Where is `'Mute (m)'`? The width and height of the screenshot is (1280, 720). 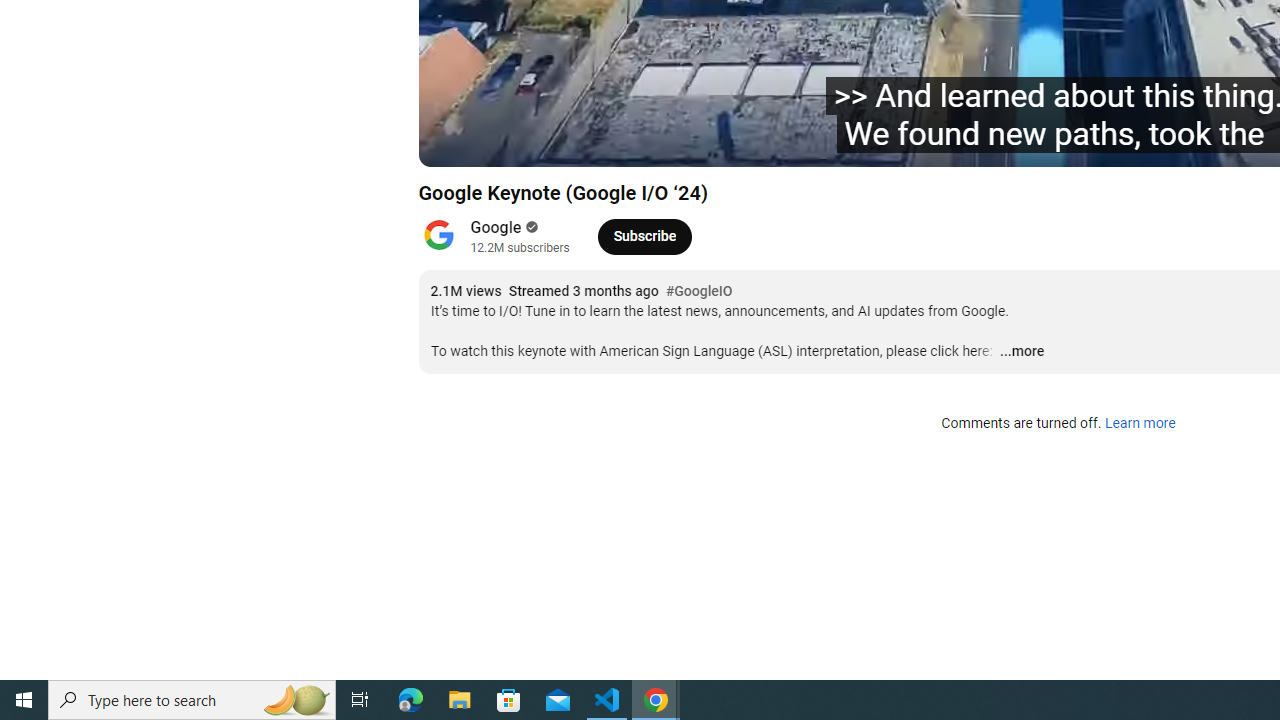 'Mute (m)' is located at coordinates (593, 141).